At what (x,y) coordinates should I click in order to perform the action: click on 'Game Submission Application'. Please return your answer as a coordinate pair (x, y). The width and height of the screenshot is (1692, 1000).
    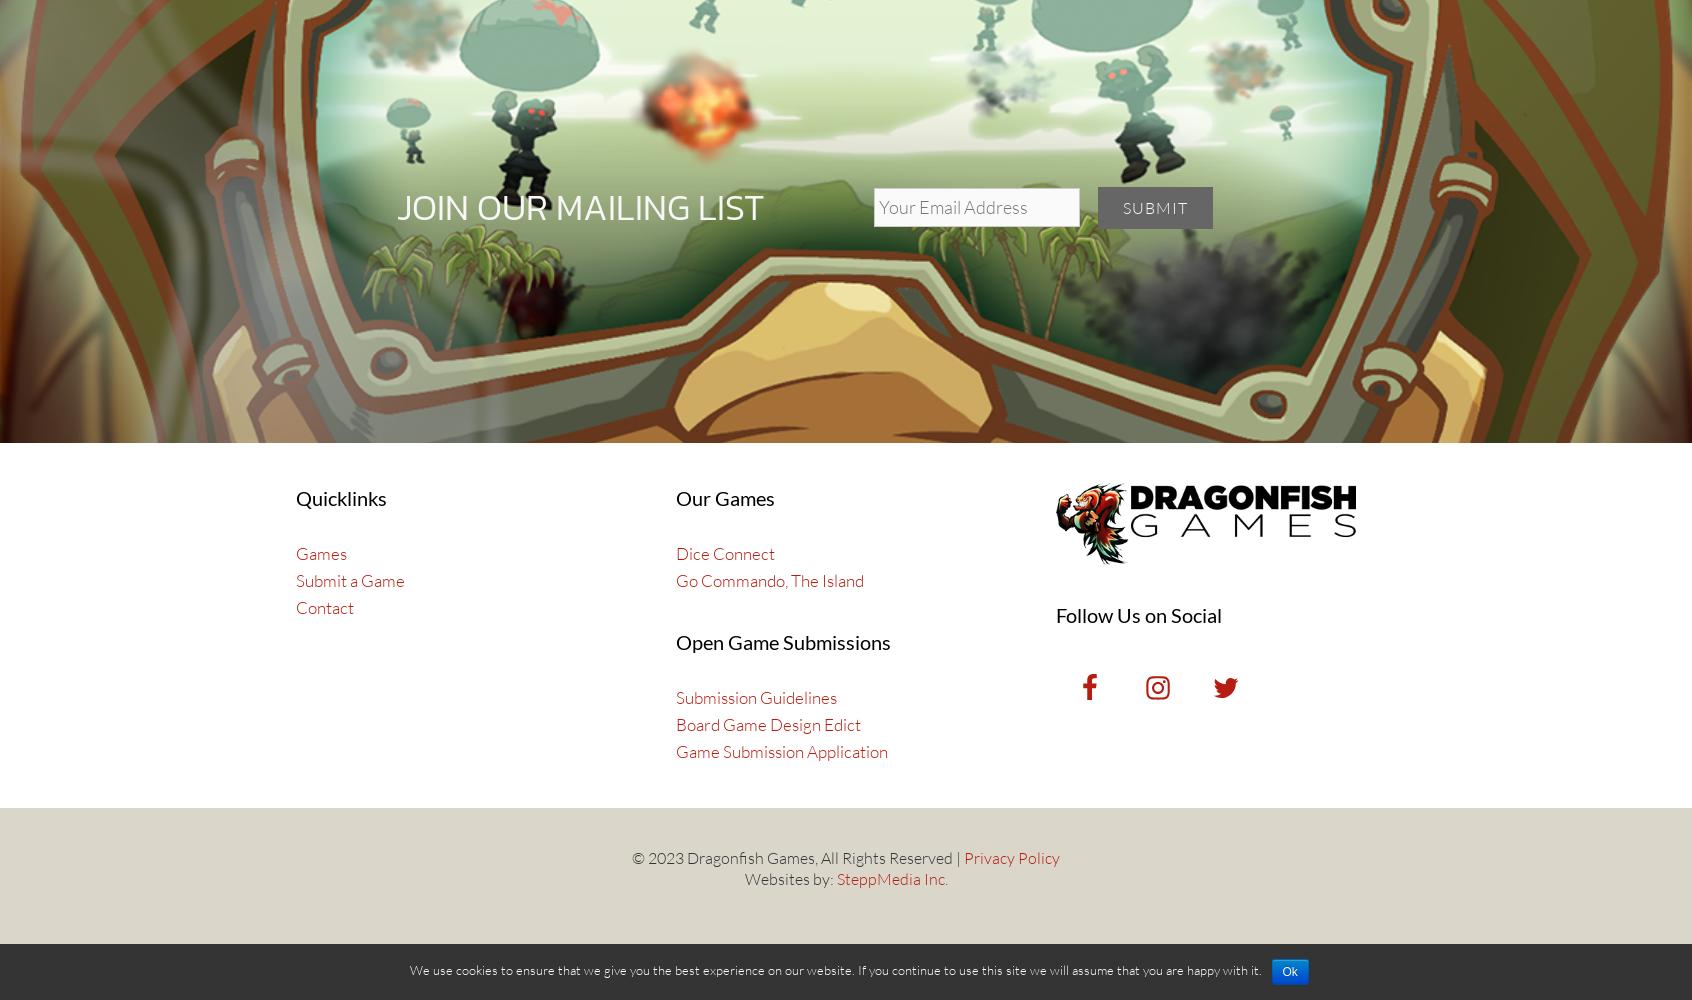
    Looking at the image, I should click on (781, 751).